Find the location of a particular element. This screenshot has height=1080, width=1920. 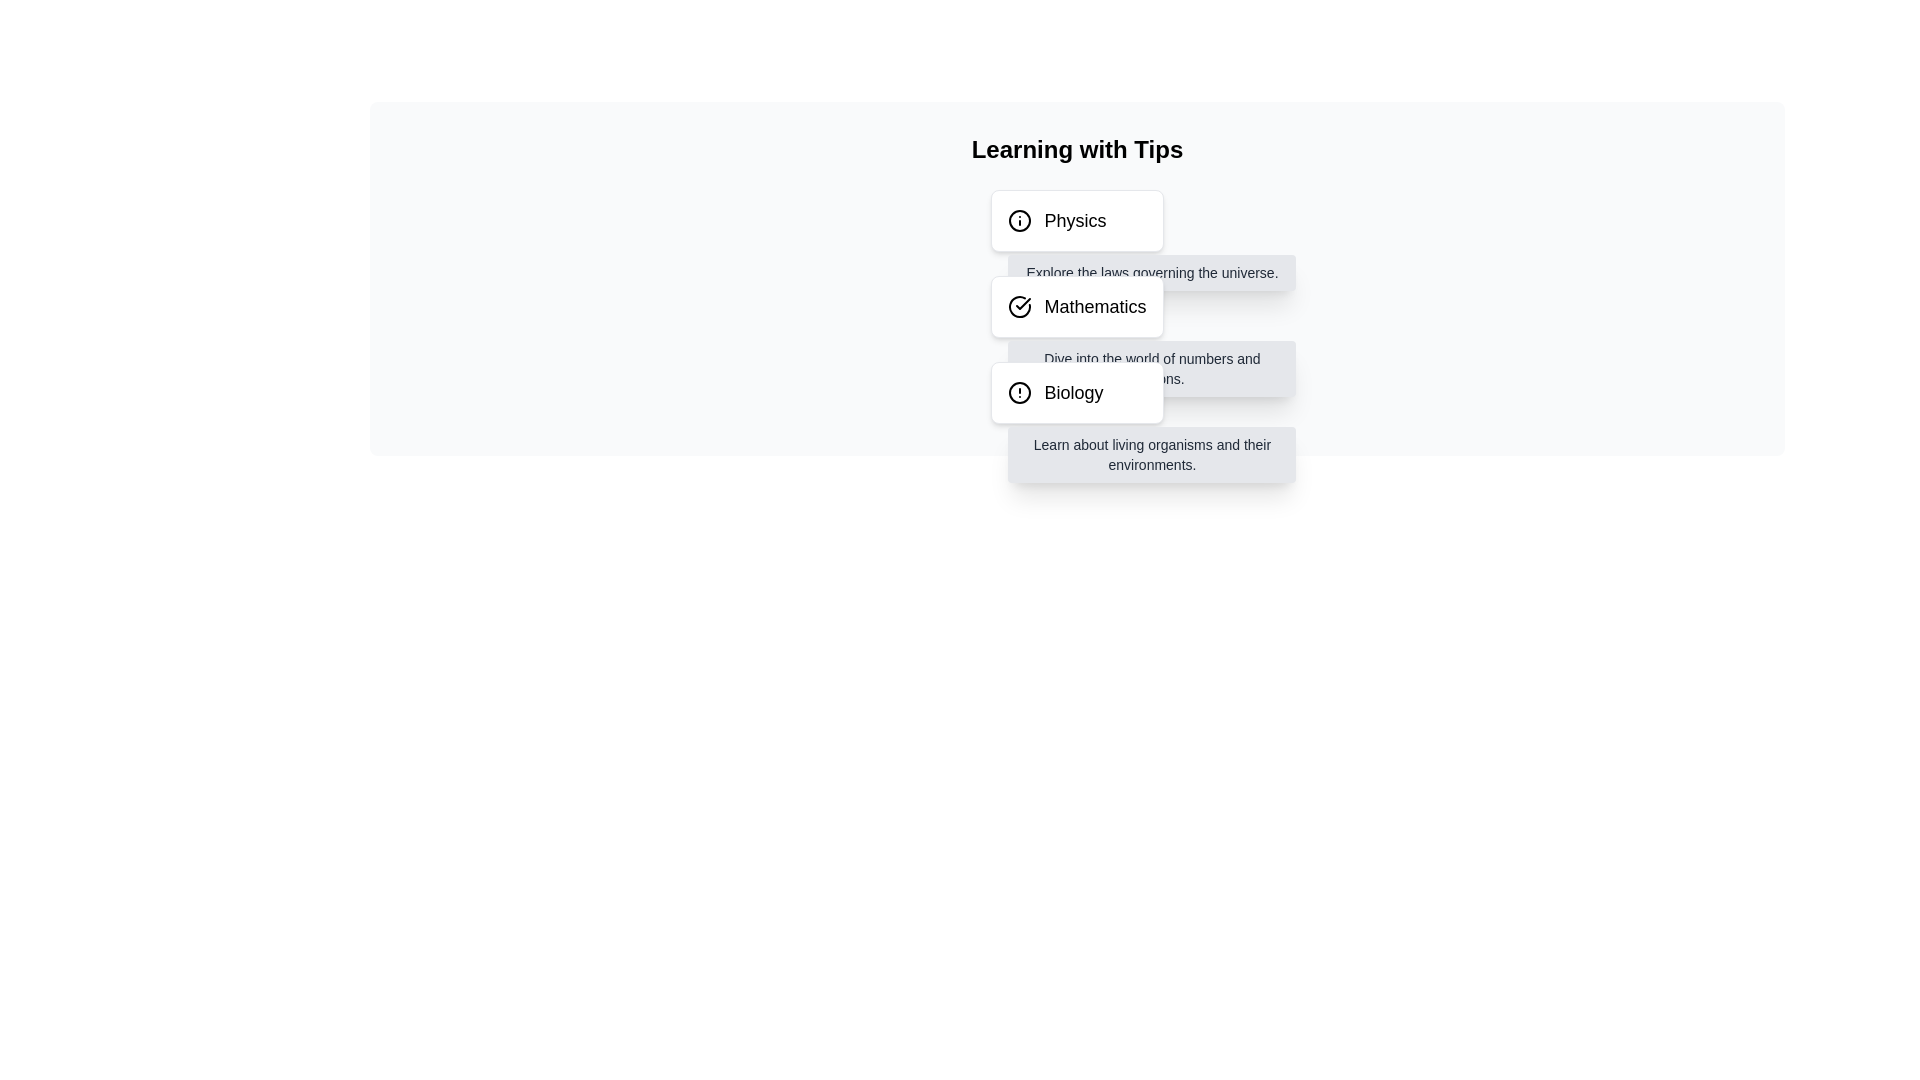

the caution icon located to the left of the 'Biology' text in the third item of the vertical list under 'Learning with Tips' is located at coordinates (1020, 393).